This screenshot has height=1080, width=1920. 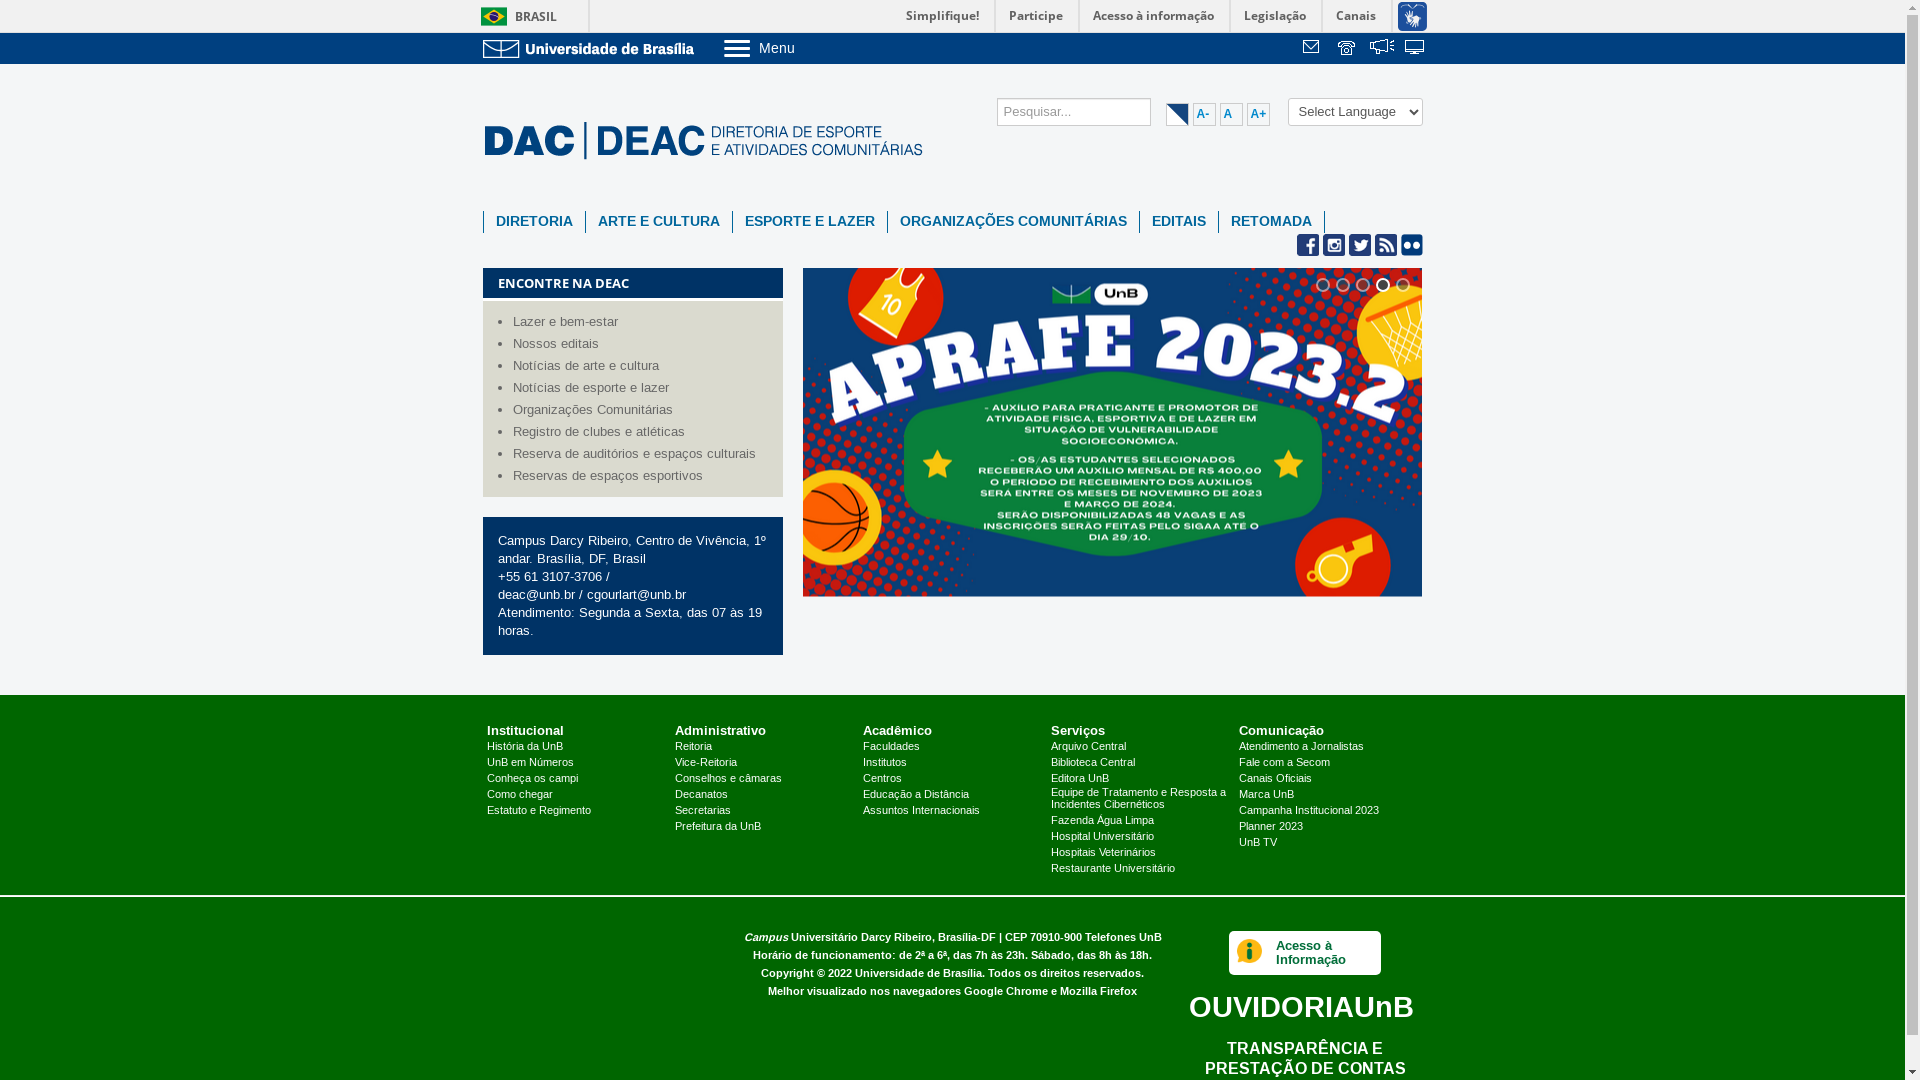 I want to click on 'Nossos editais', so click(x=642, y=342).